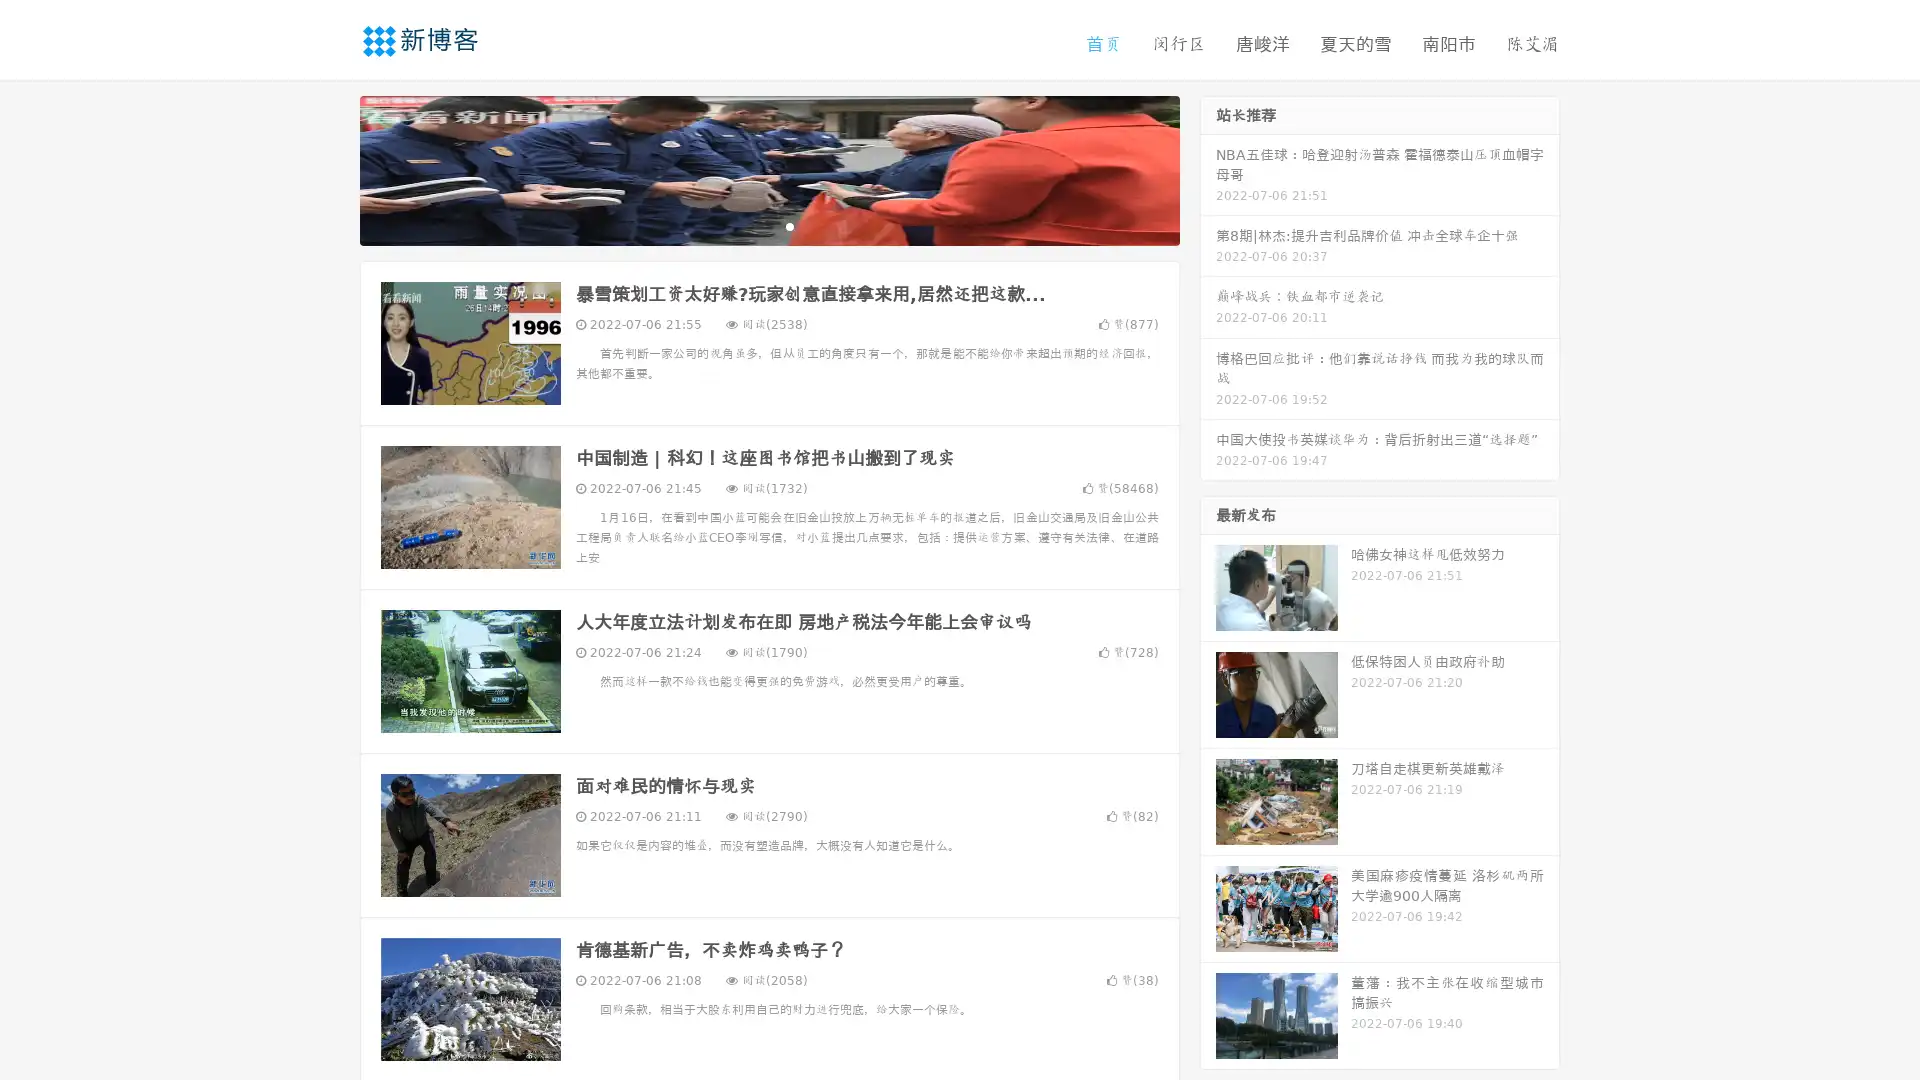 Image resolution: width=1920 pixels, height=1080 pixels. What do you see at coordinates (748, 225) in the screenshot?
I see `Go to slide 1` at bounding box center [748, 225].